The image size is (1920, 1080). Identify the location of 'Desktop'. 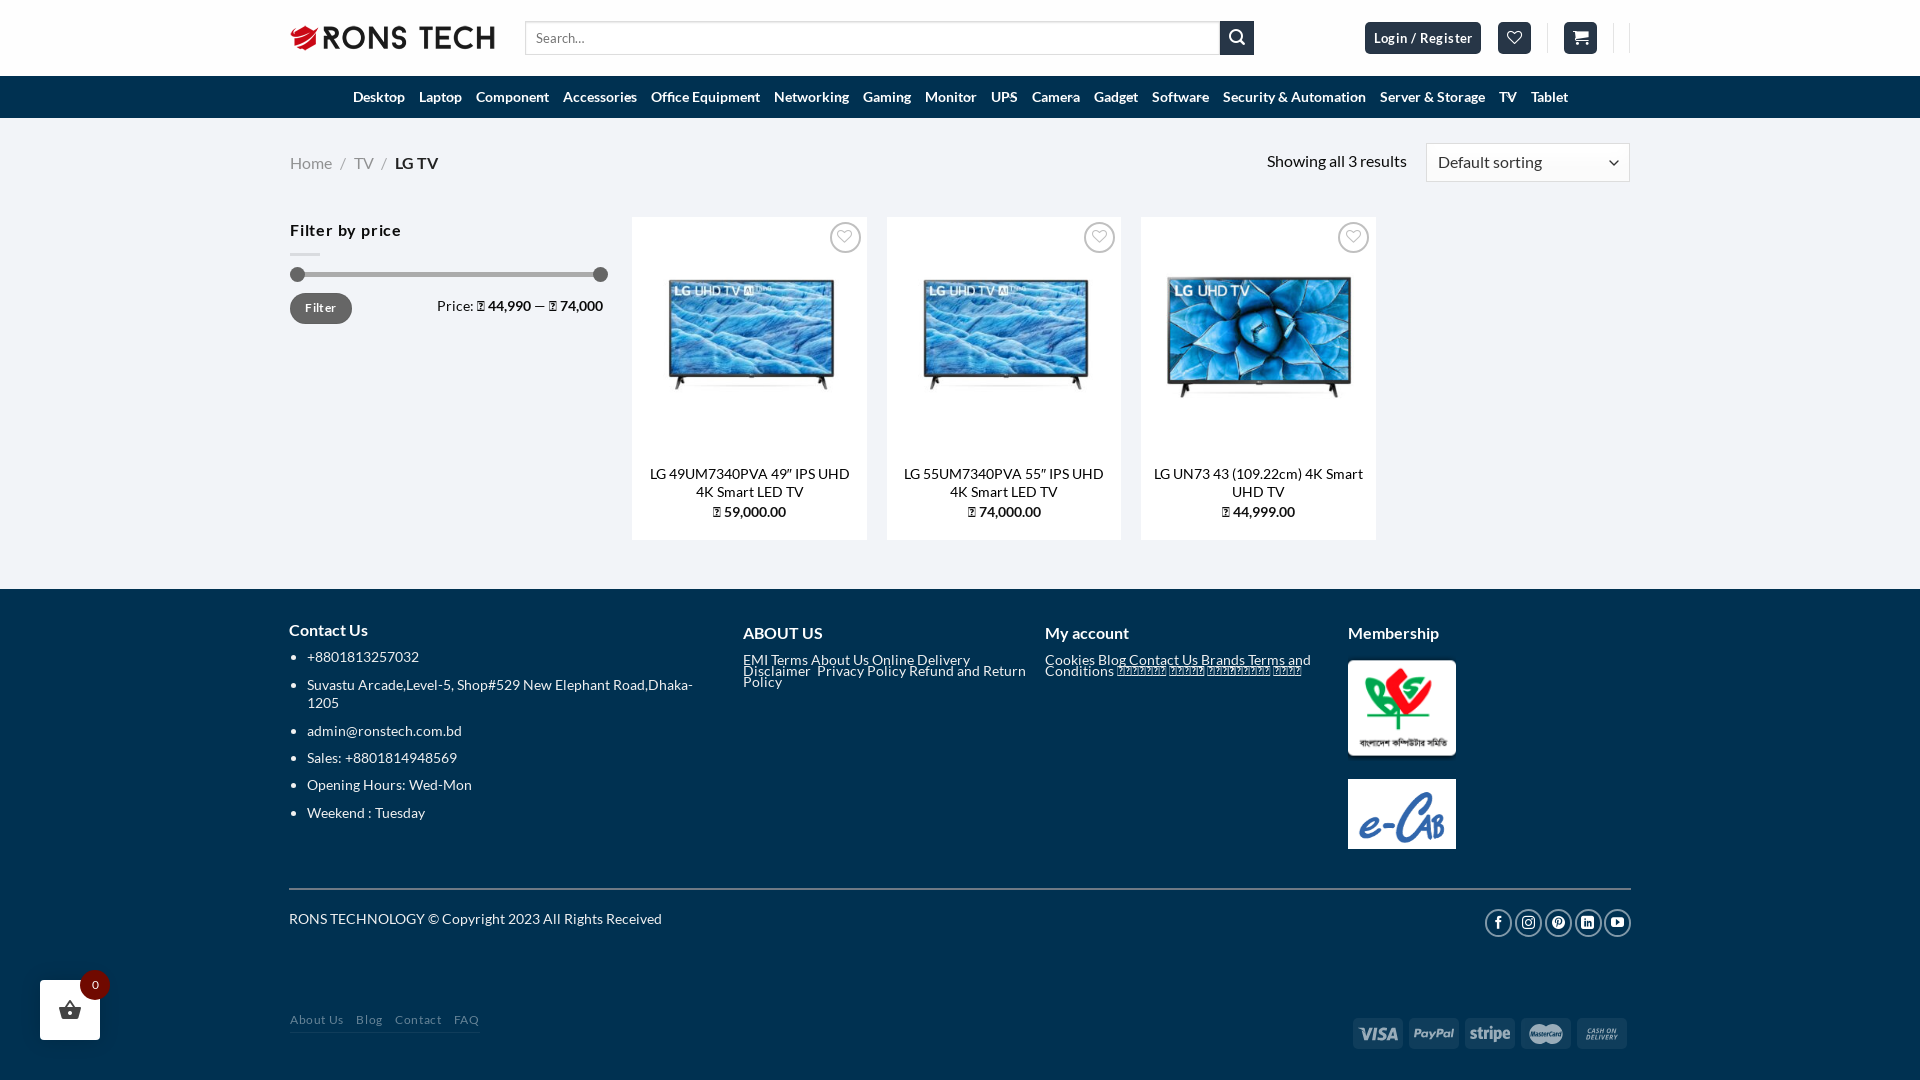
(379, 96).